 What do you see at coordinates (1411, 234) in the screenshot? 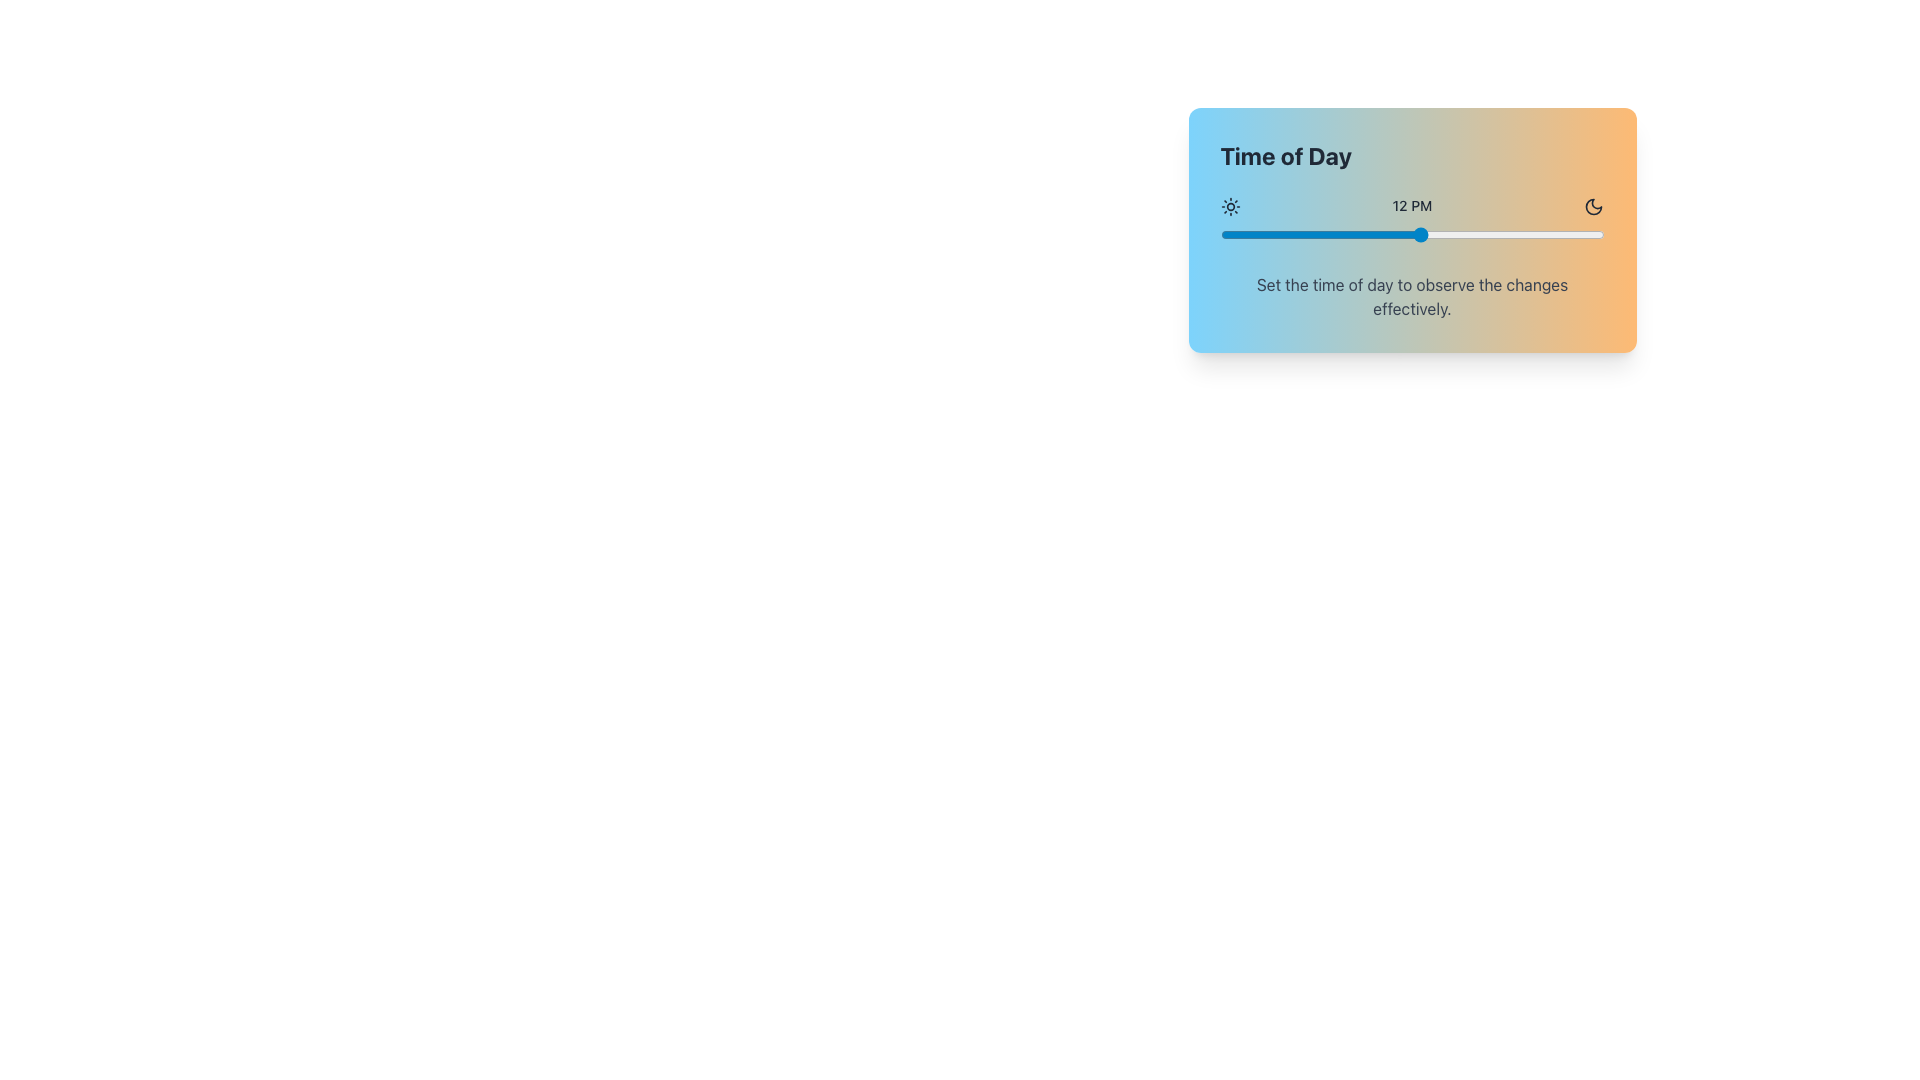
I see `the slider located below the text '12 PM' to receive additional feedback` at bounding box center [1411, 234].